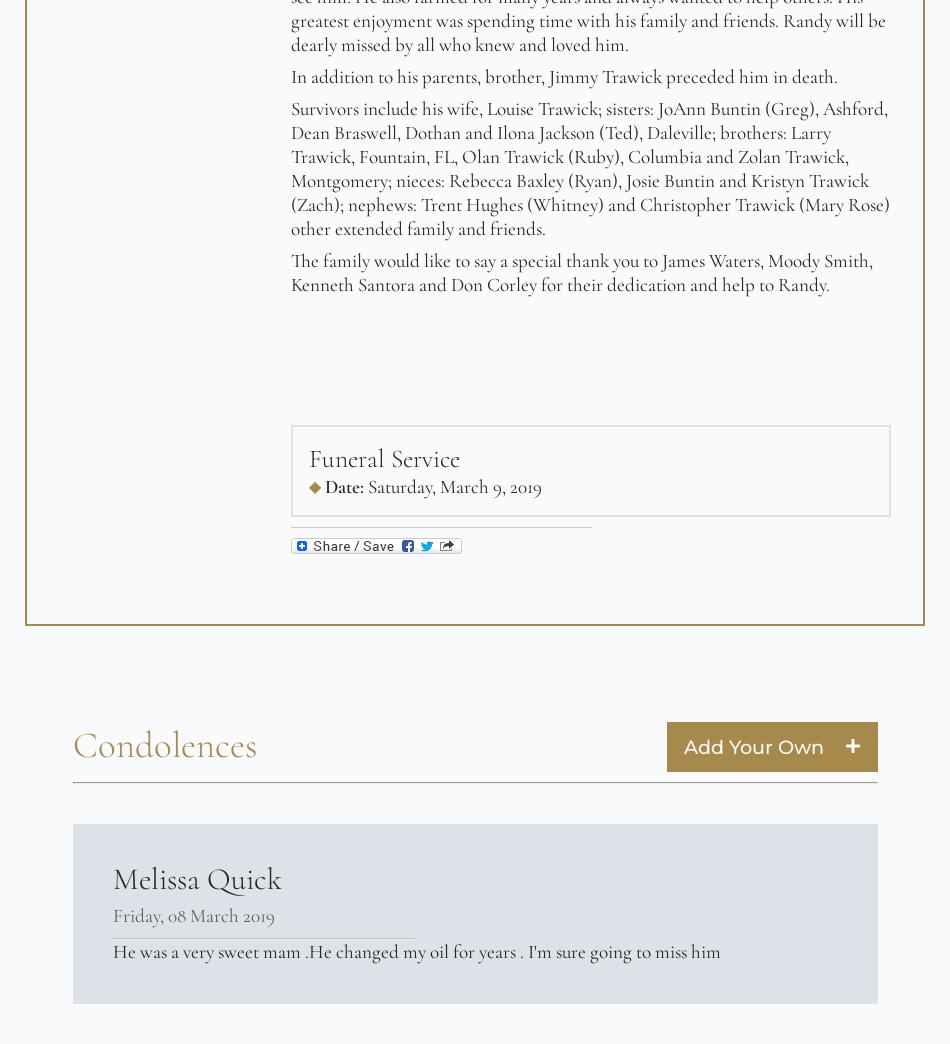  I want to click on 'Date:', so click(343, 487).